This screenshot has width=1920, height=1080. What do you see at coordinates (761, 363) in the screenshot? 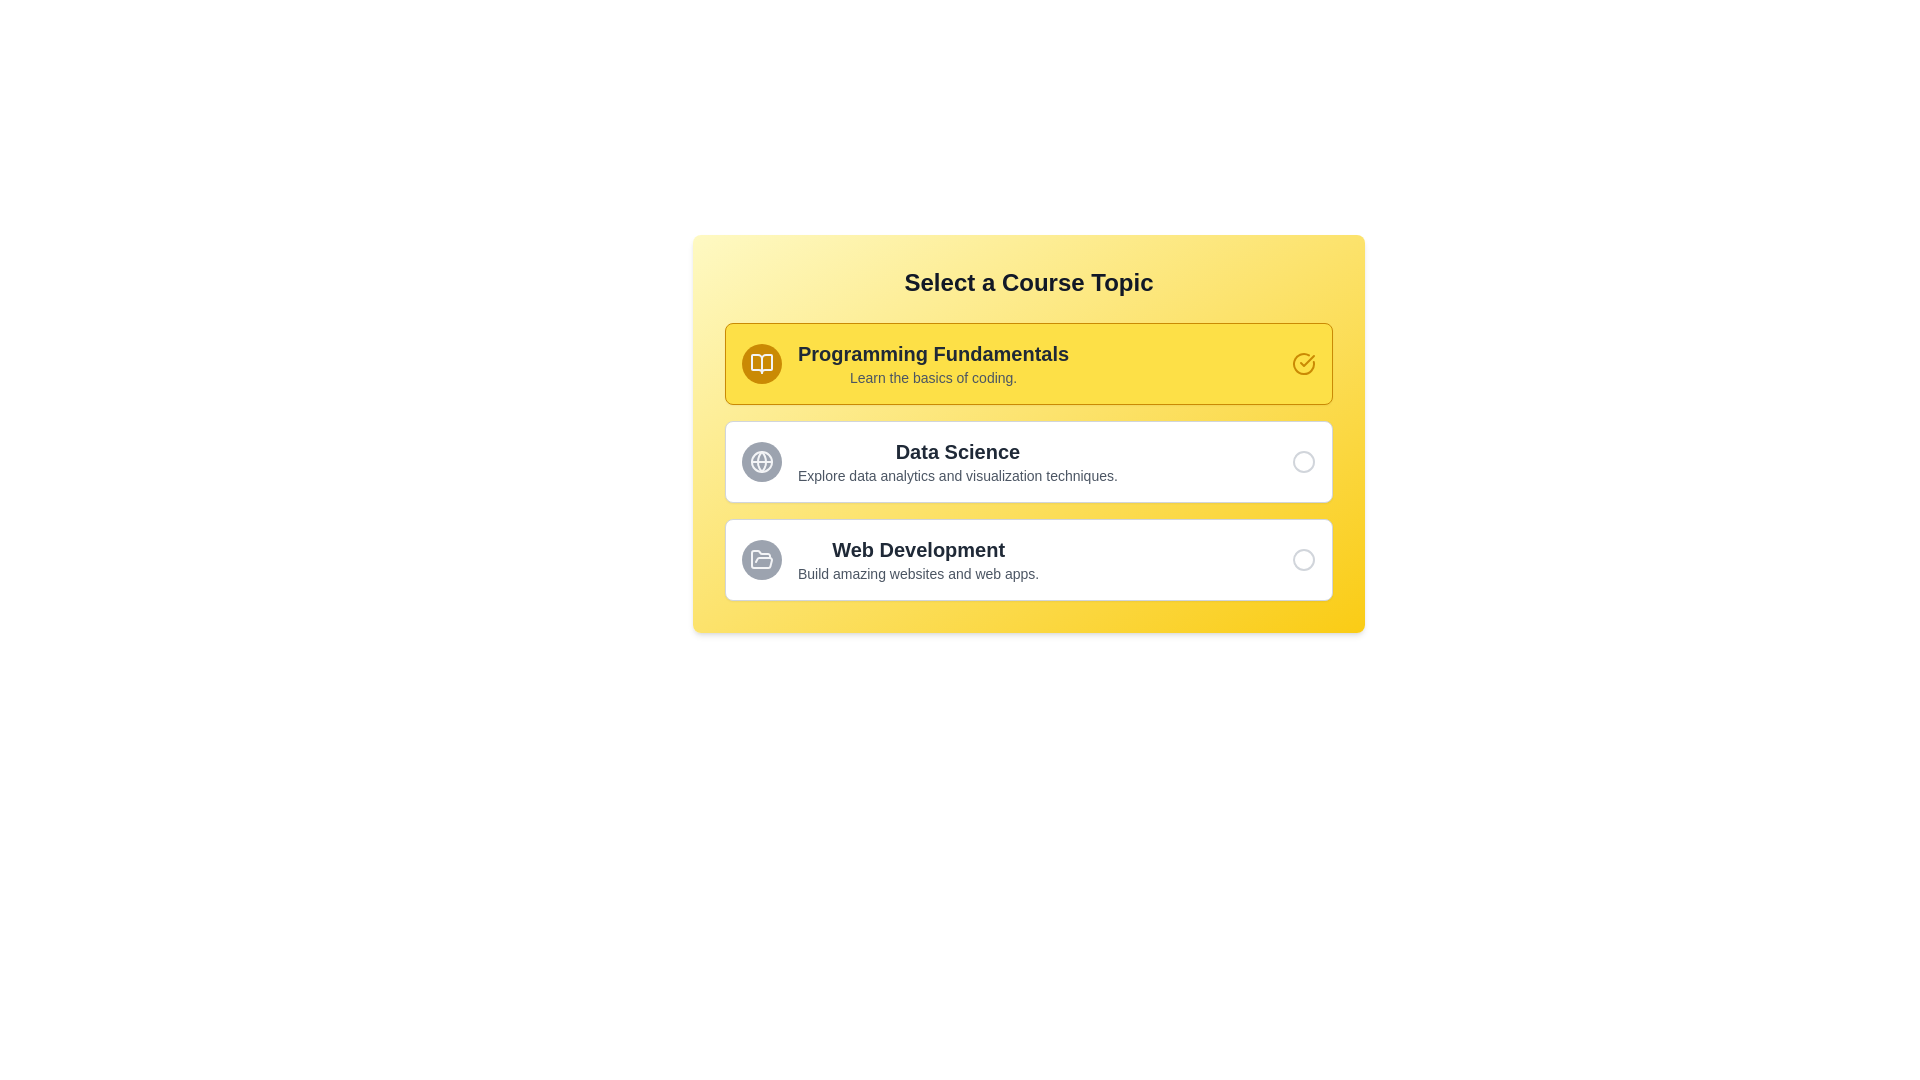
I see `the open book icon with a yellow color scheme located to the left of the text 'Programming Fundamentals.'` at bounding box center [761, 363].